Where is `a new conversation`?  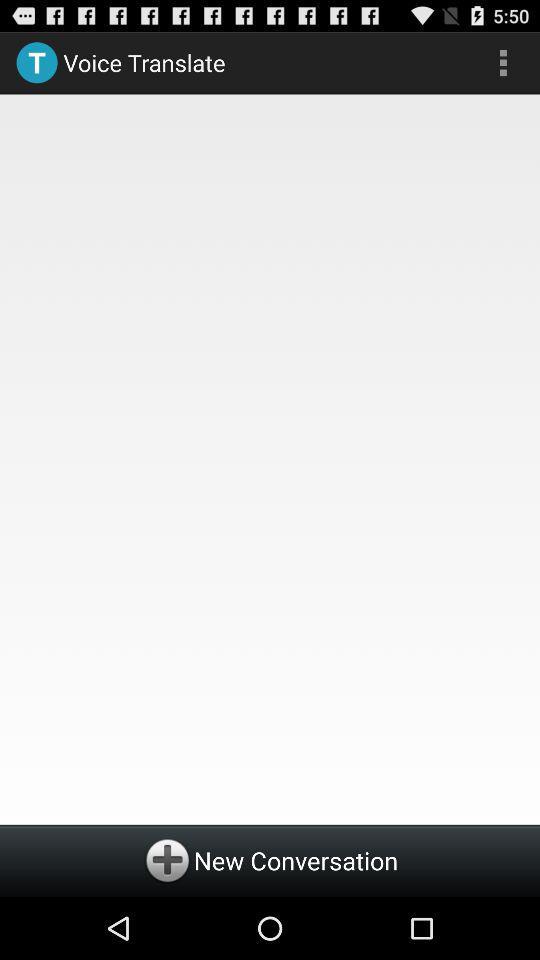 a new conversation is located at coordinates (270, 859).